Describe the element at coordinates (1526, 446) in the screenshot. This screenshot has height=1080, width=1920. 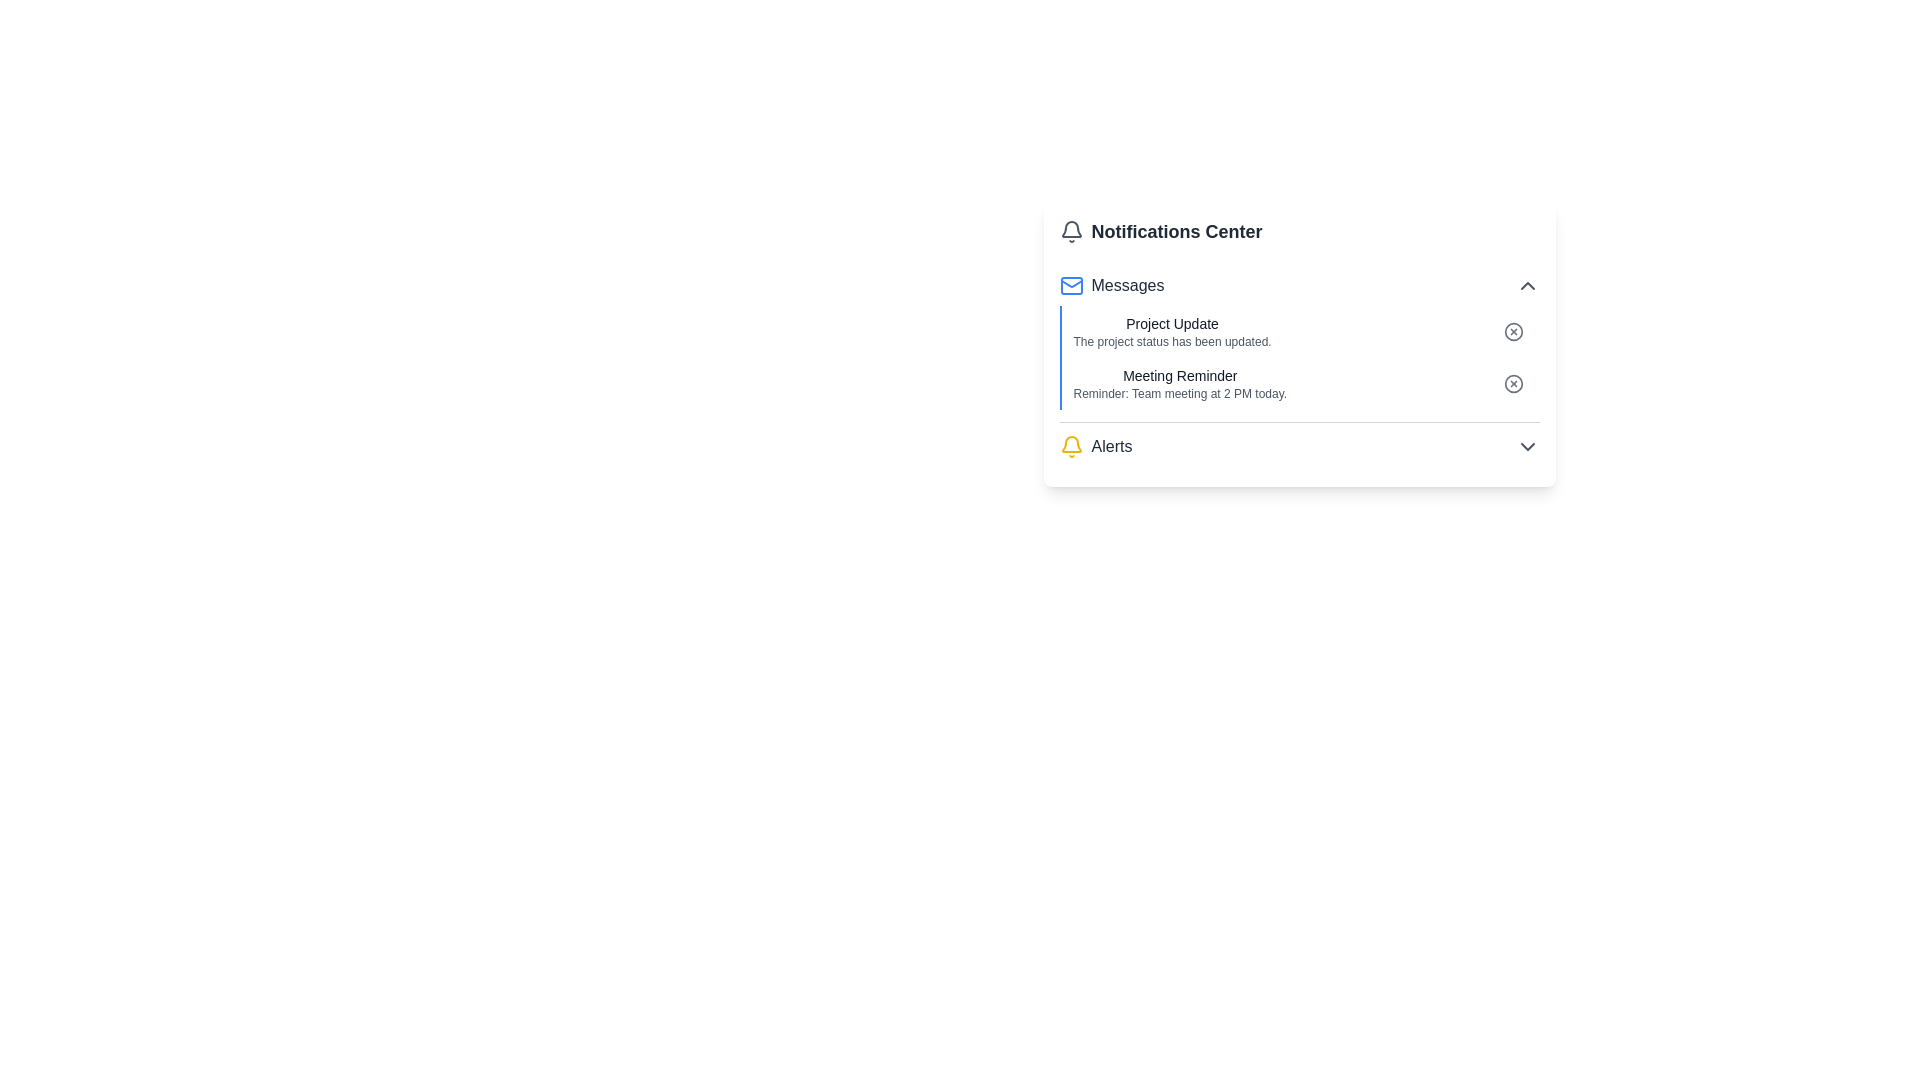
I see `the SVG Chevron-Down icon located to the far right of the 'Alerts' text in the notification menu` at that location.